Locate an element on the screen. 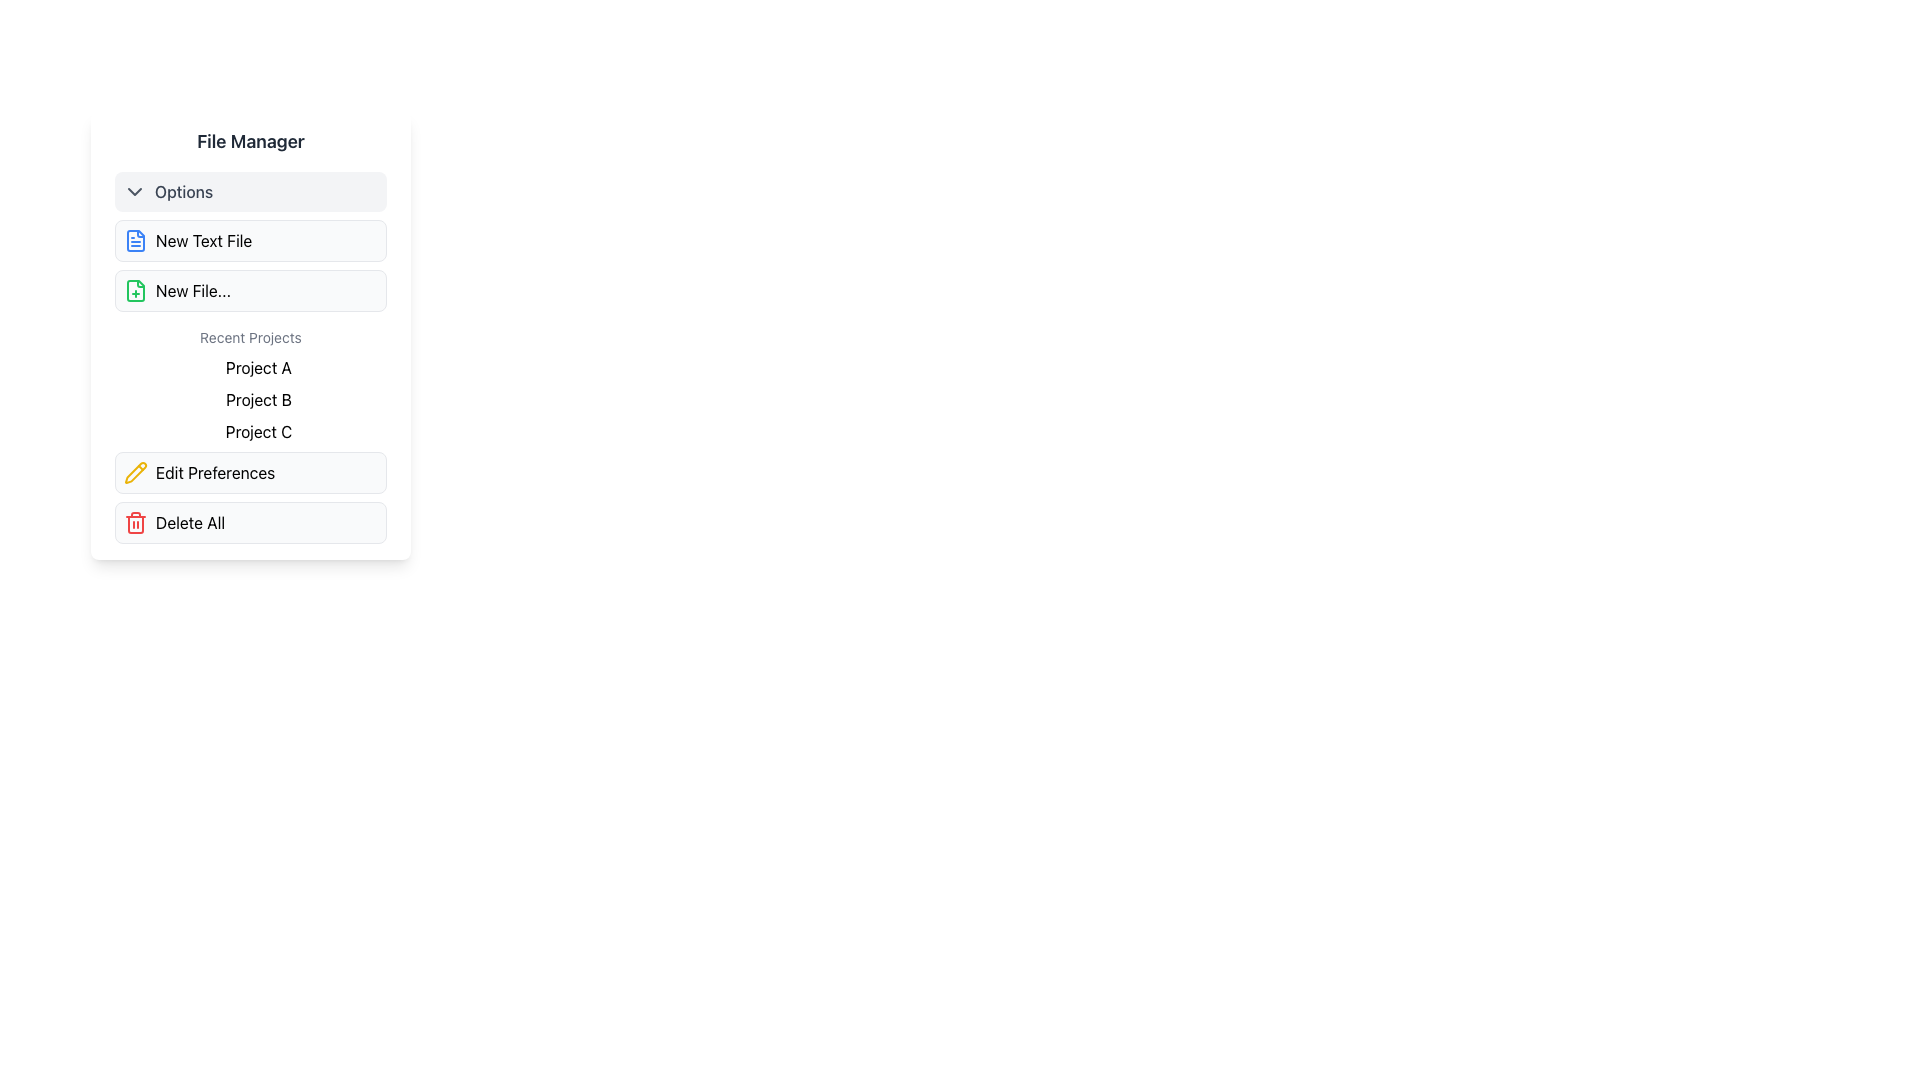  the yellow pencil icon located to the left of the 'Edit Preferences' button in the 'File Manager' modal is located at coordinates (134, 473).